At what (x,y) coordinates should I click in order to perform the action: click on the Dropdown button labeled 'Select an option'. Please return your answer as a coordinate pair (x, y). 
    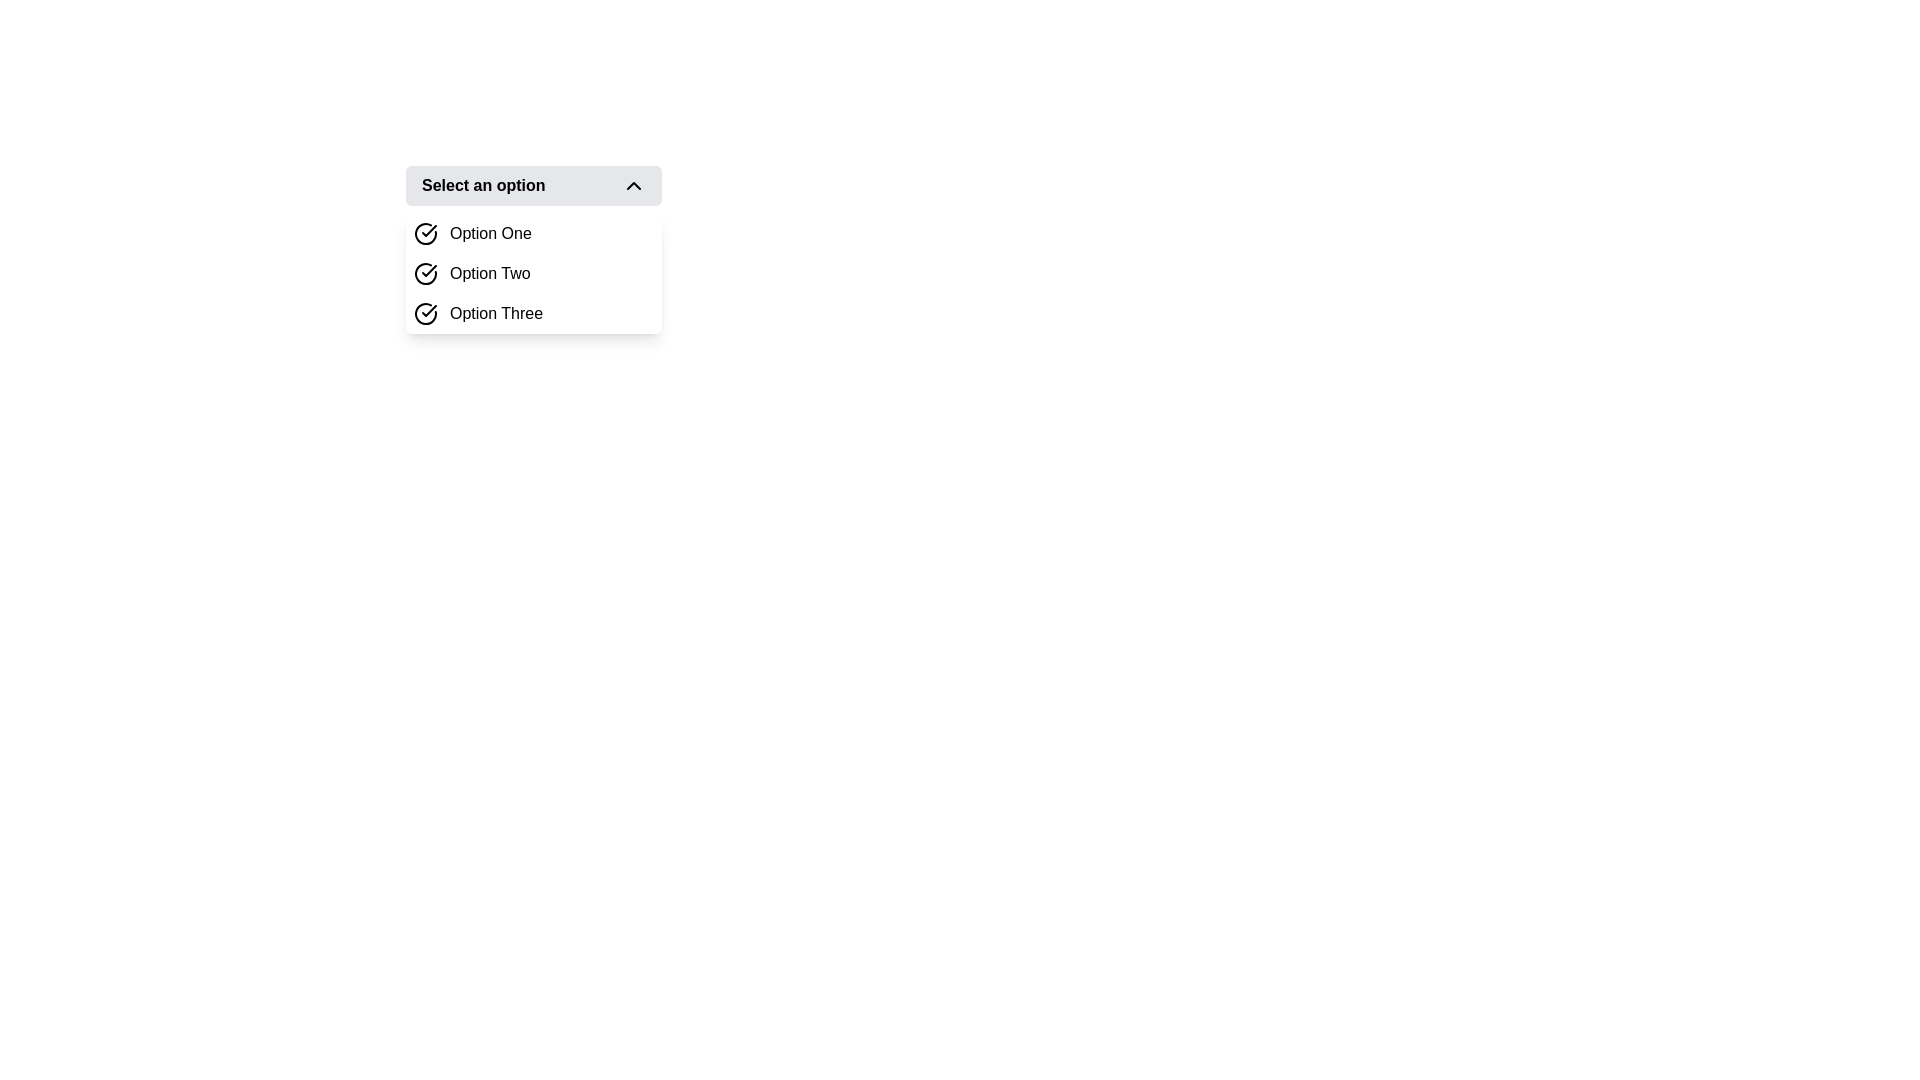
    Looking at the image, I should click on (533, 185).